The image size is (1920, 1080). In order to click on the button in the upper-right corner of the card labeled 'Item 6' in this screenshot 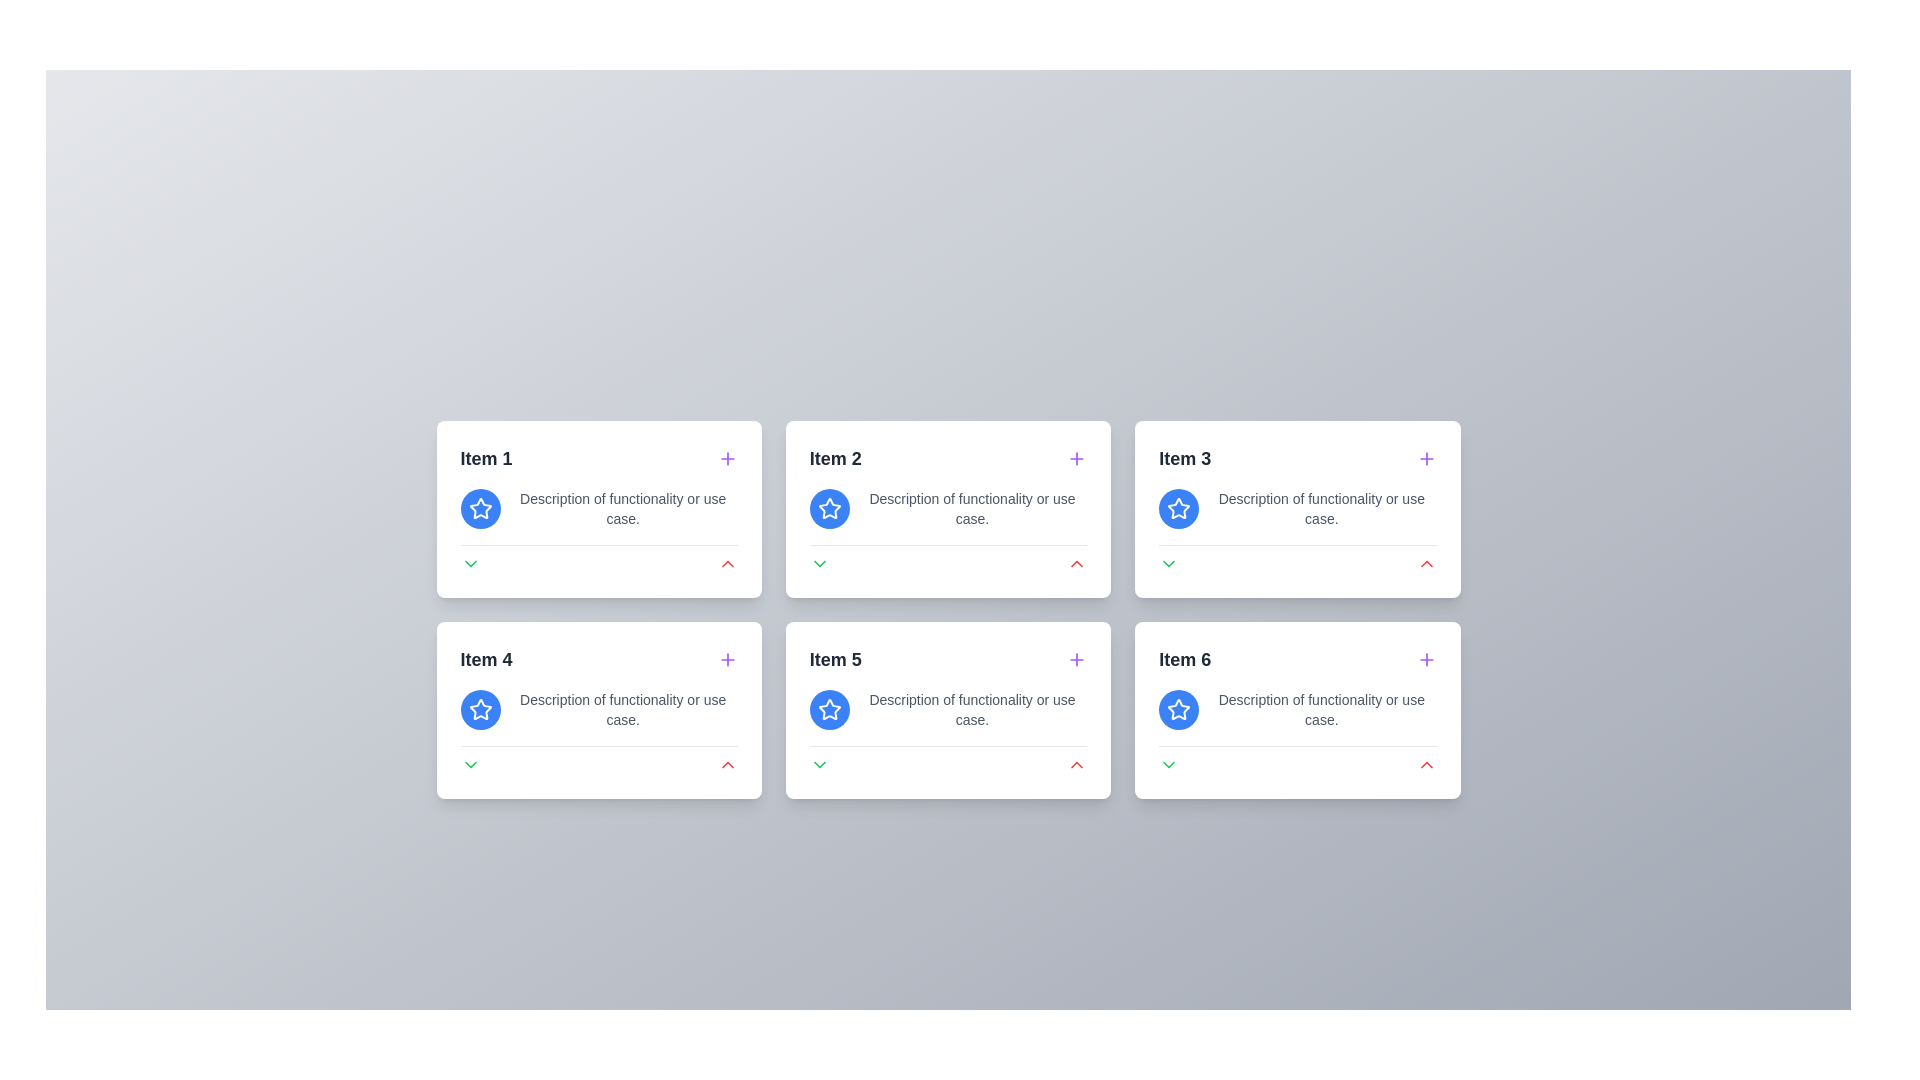, I will do `click(1425, 659)`.